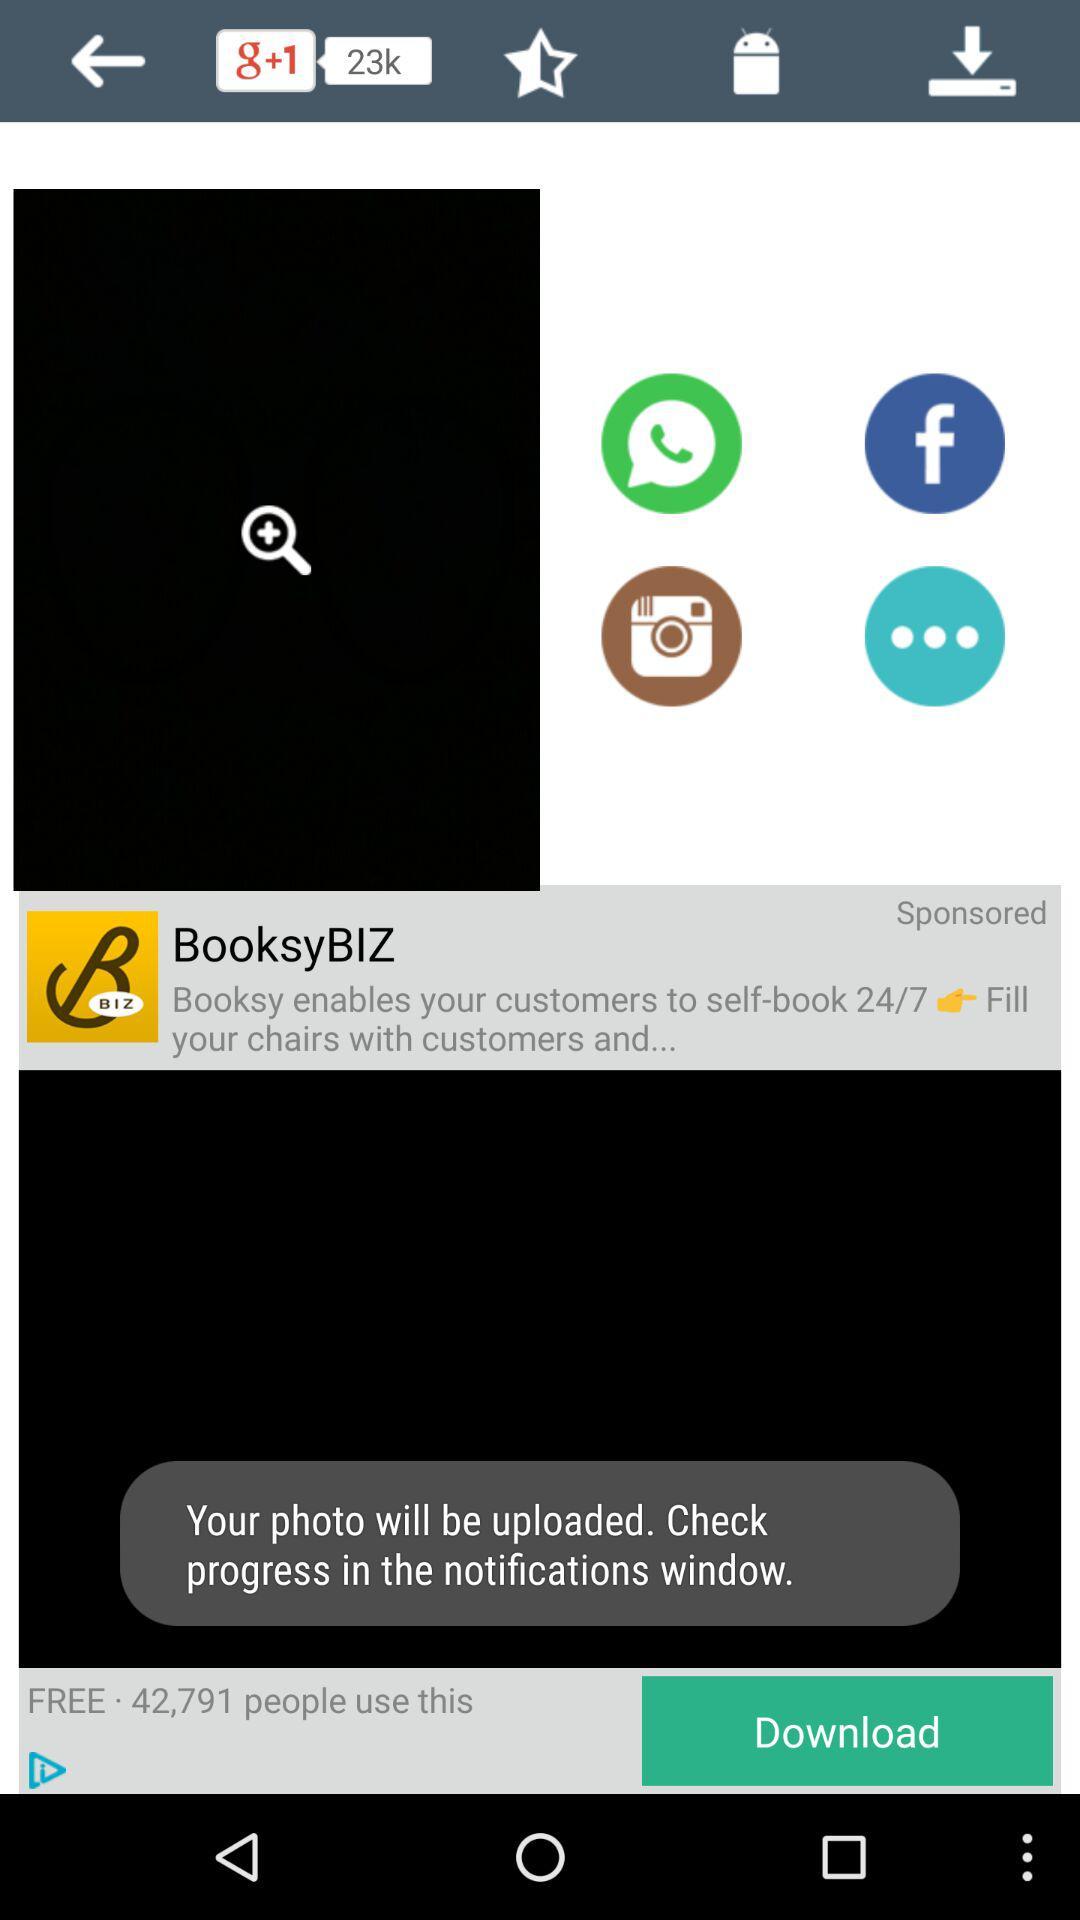 This screenshot has height=1920, width=1080. I want to click on the zoom in  icon which is above booksybiz on the page, so click(276, 540).